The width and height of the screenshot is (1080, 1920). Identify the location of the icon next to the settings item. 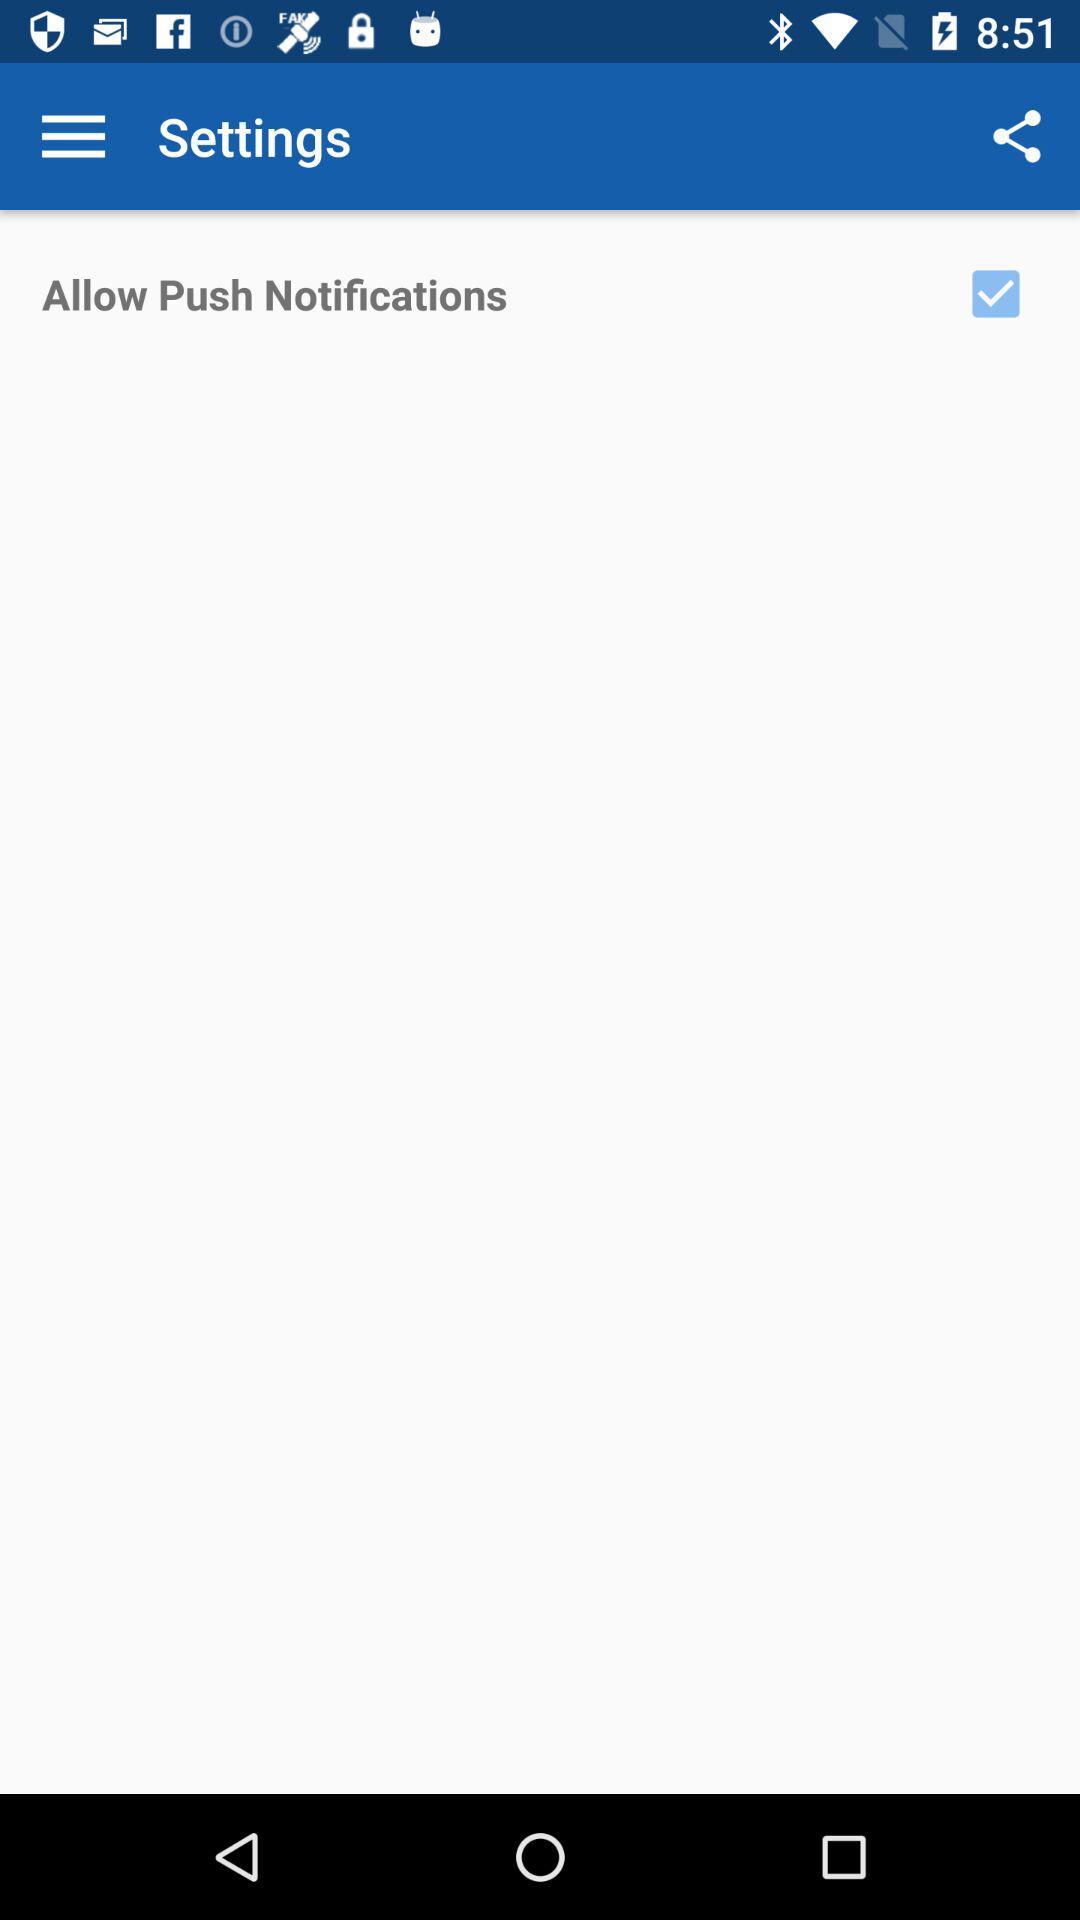
(72, 135).